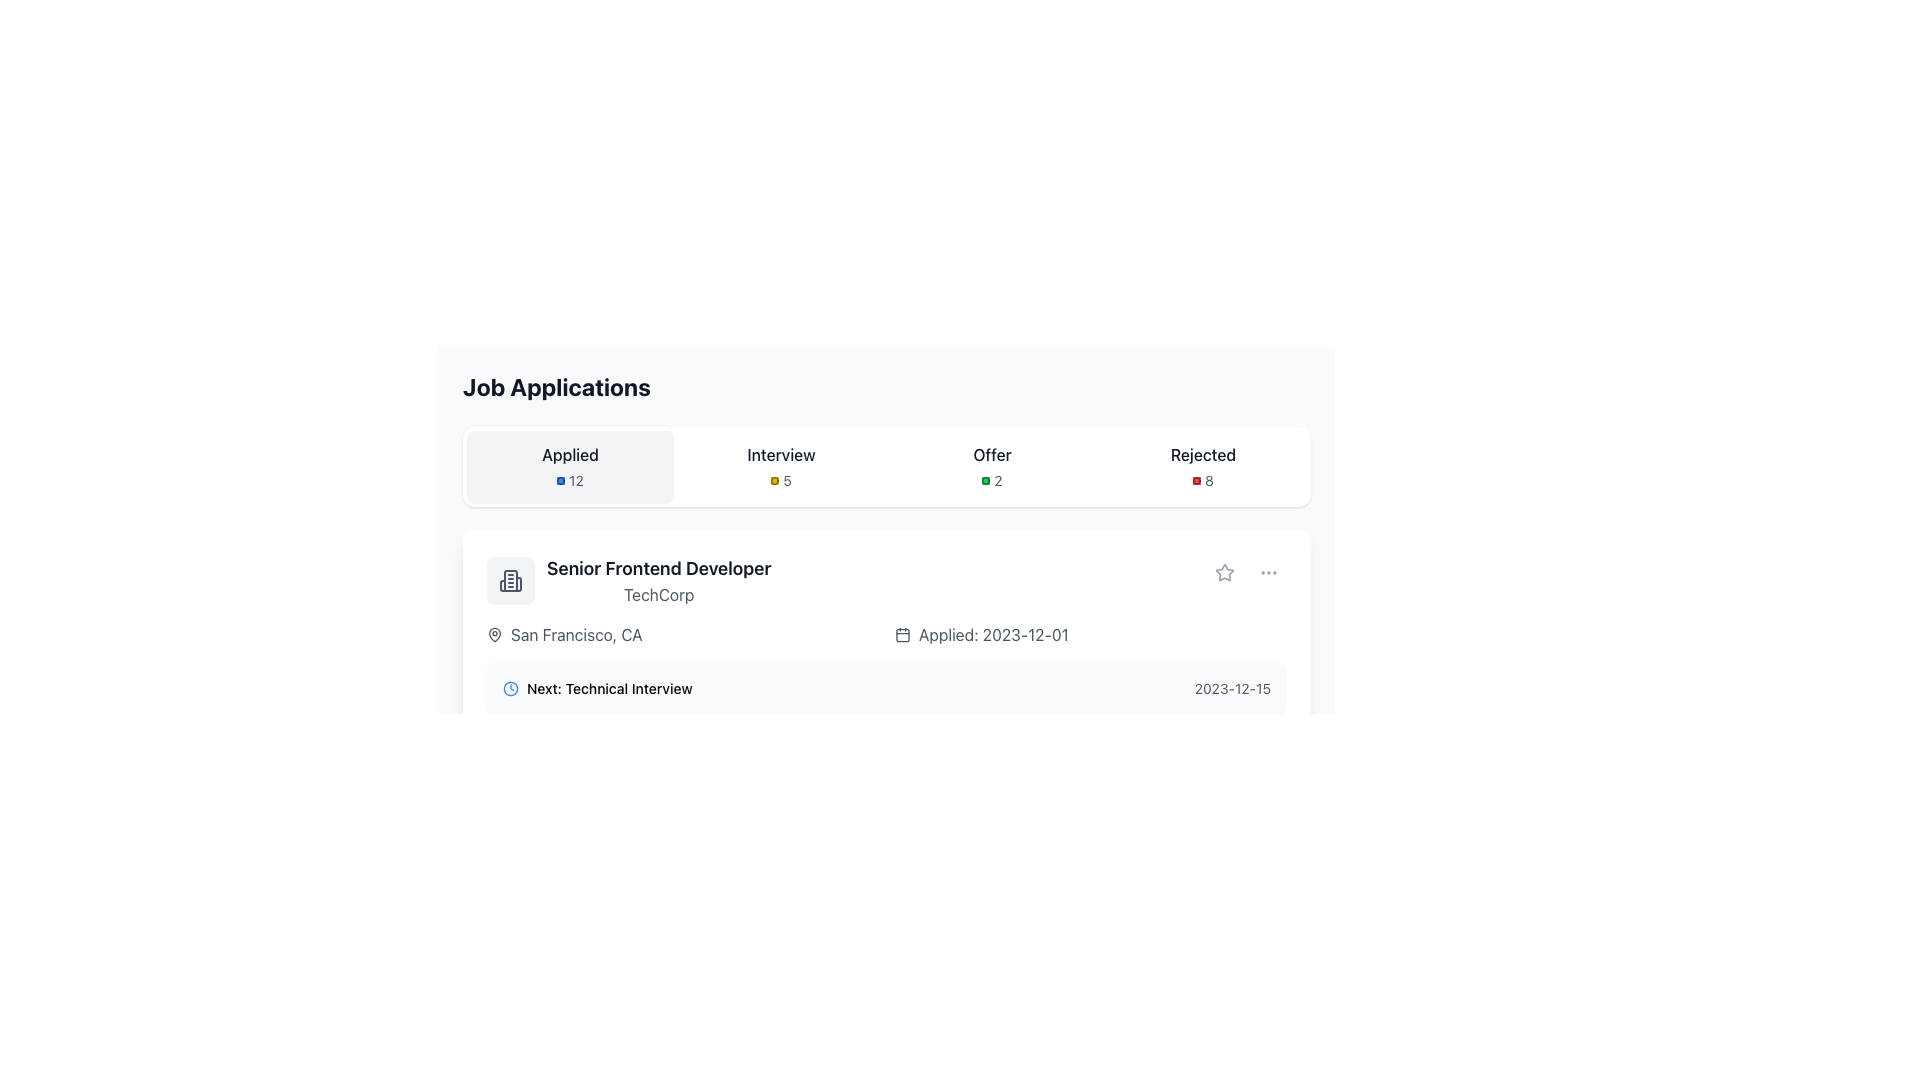 Image resolution: width=1920 pixels, height=1080 pixels. I want to click on the static text display showing the number '5' within the 'Interview' segment of the job application statuses, so click(786, 481).